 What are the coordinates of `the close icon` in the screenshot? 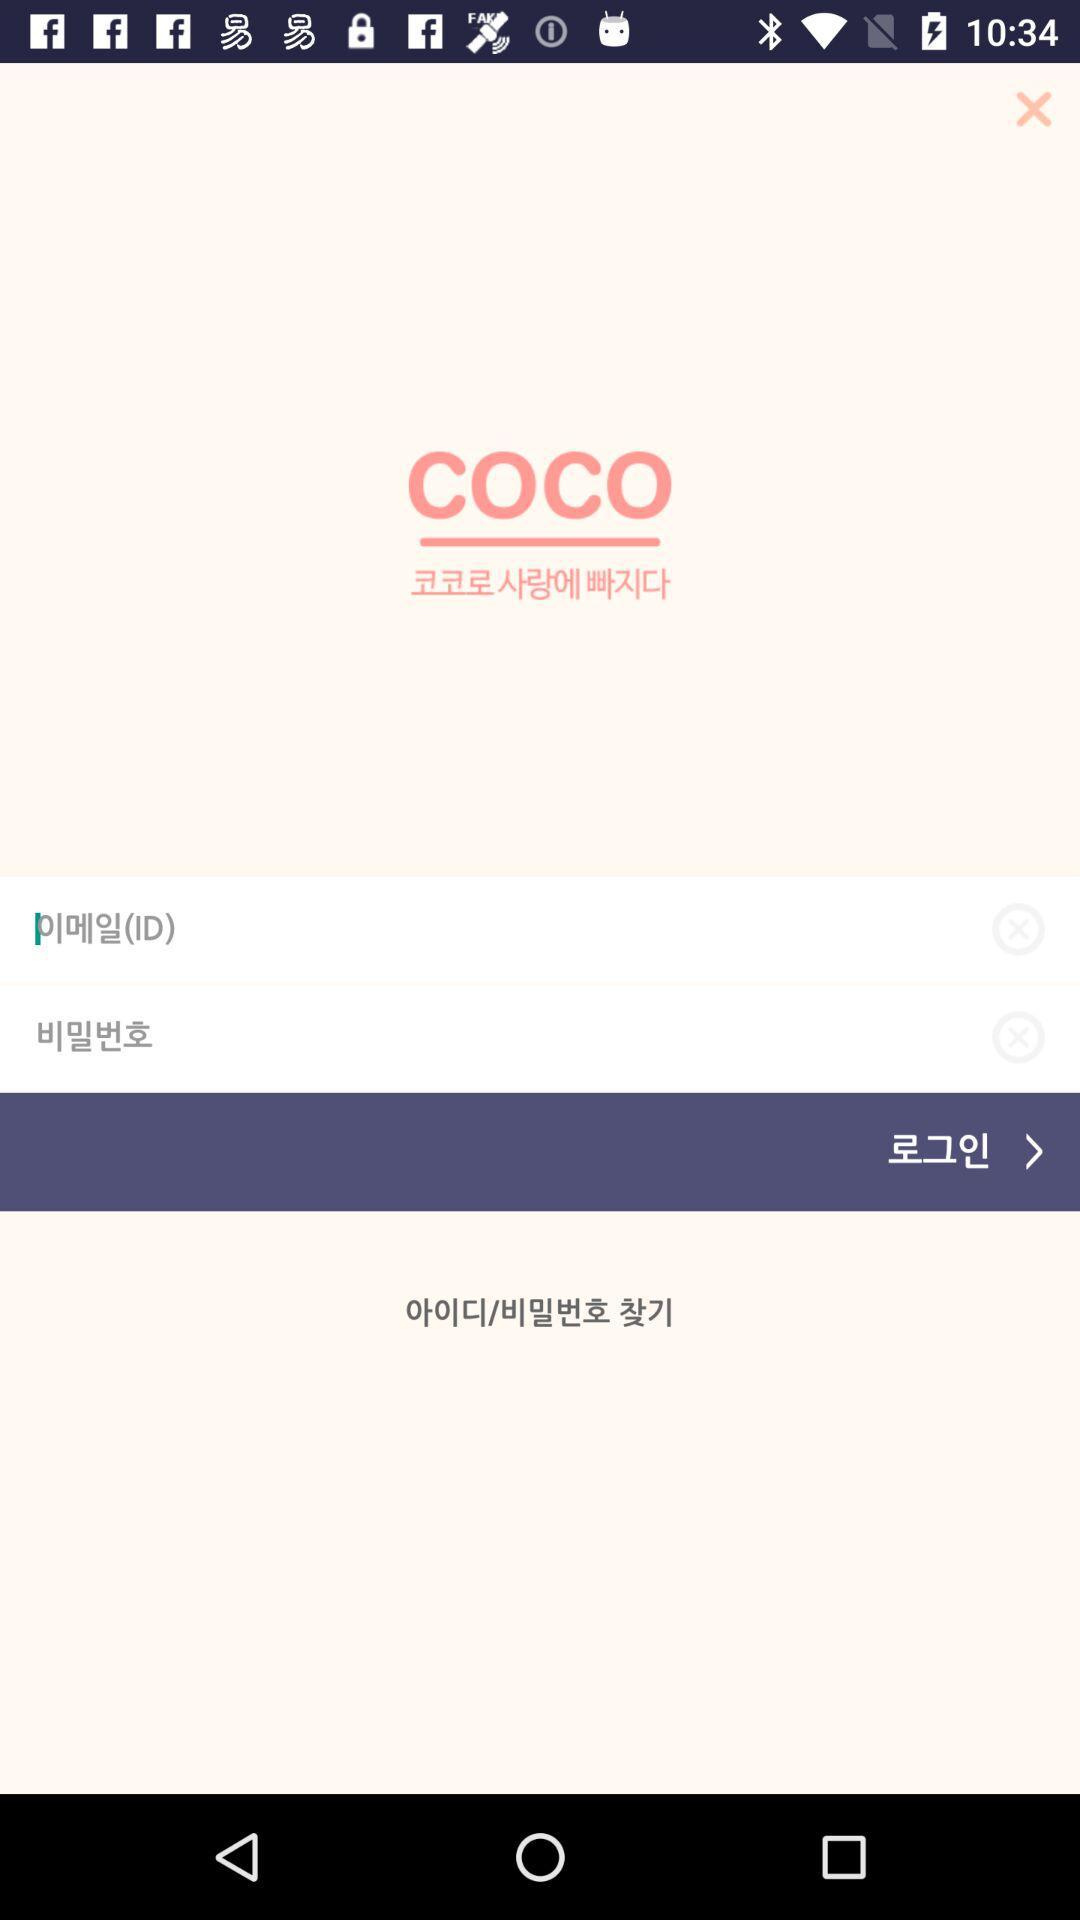 It's located at (1027, 114).